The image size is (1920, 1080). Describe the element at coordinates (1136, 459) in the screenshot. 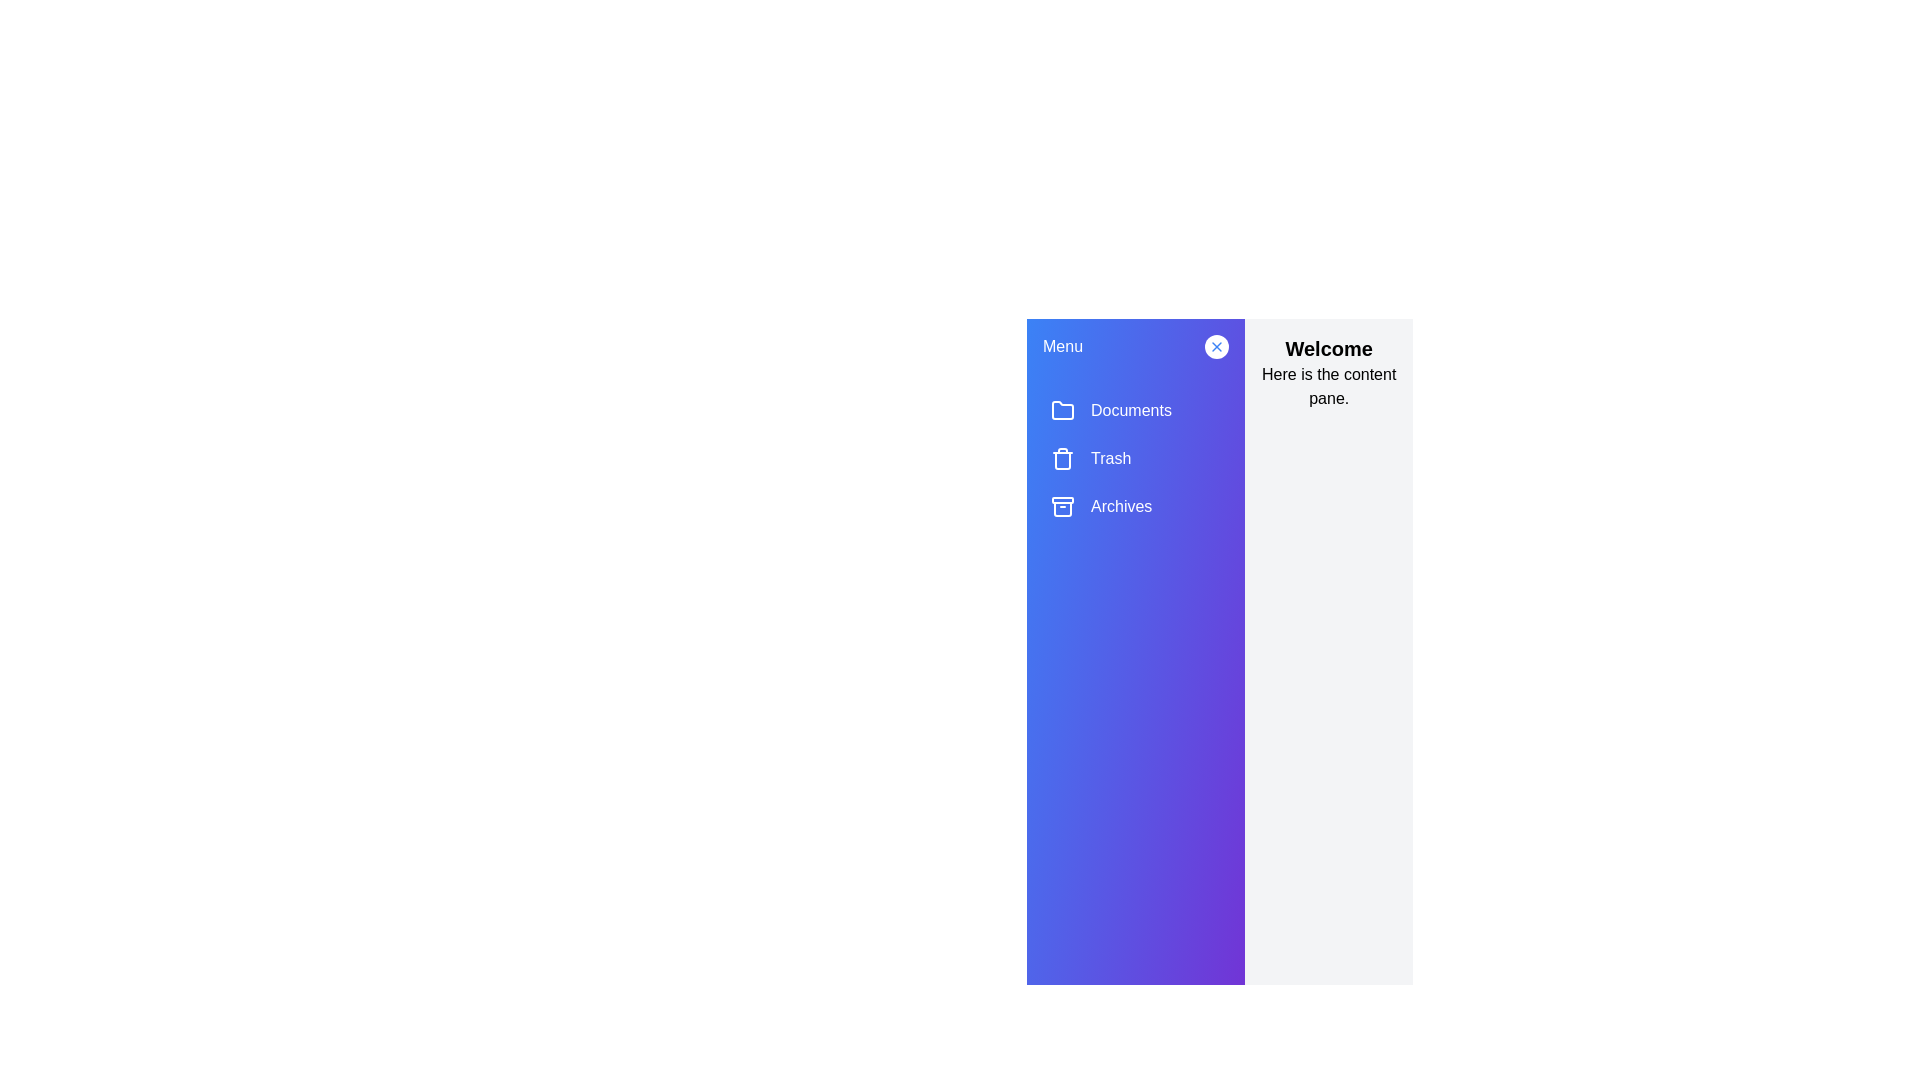

I see `the item Trash from the list in the drawer` at that location.